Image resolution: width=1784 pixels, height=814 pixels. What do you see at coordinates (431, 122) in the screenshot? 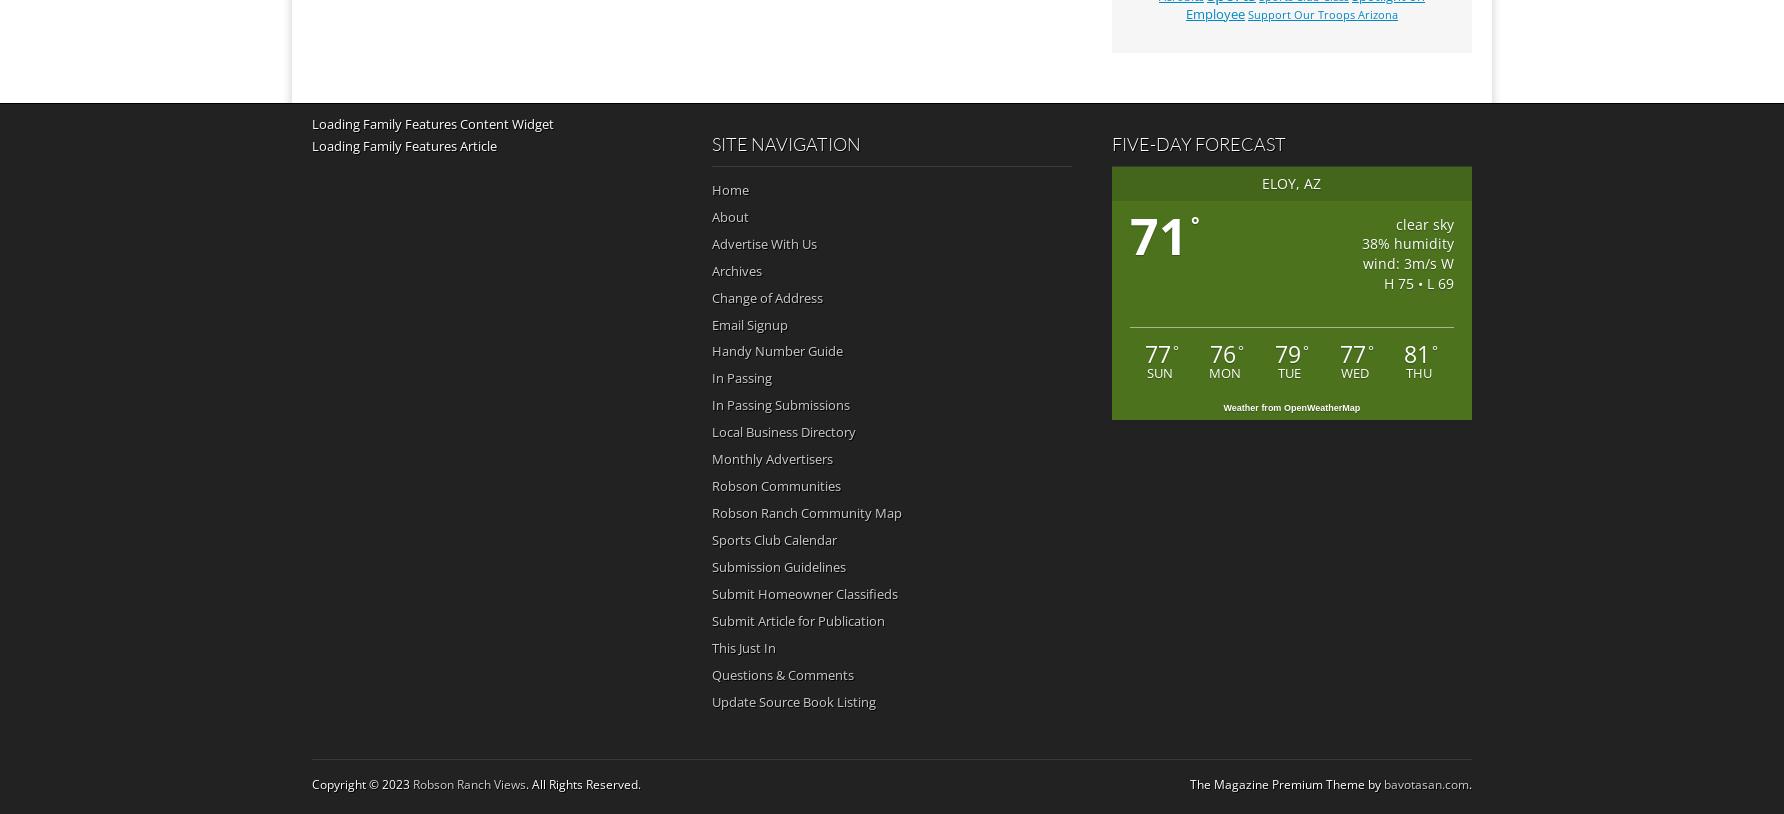
I see `'Loading Family Features Content Widget'` at bounding box center [431, 122].